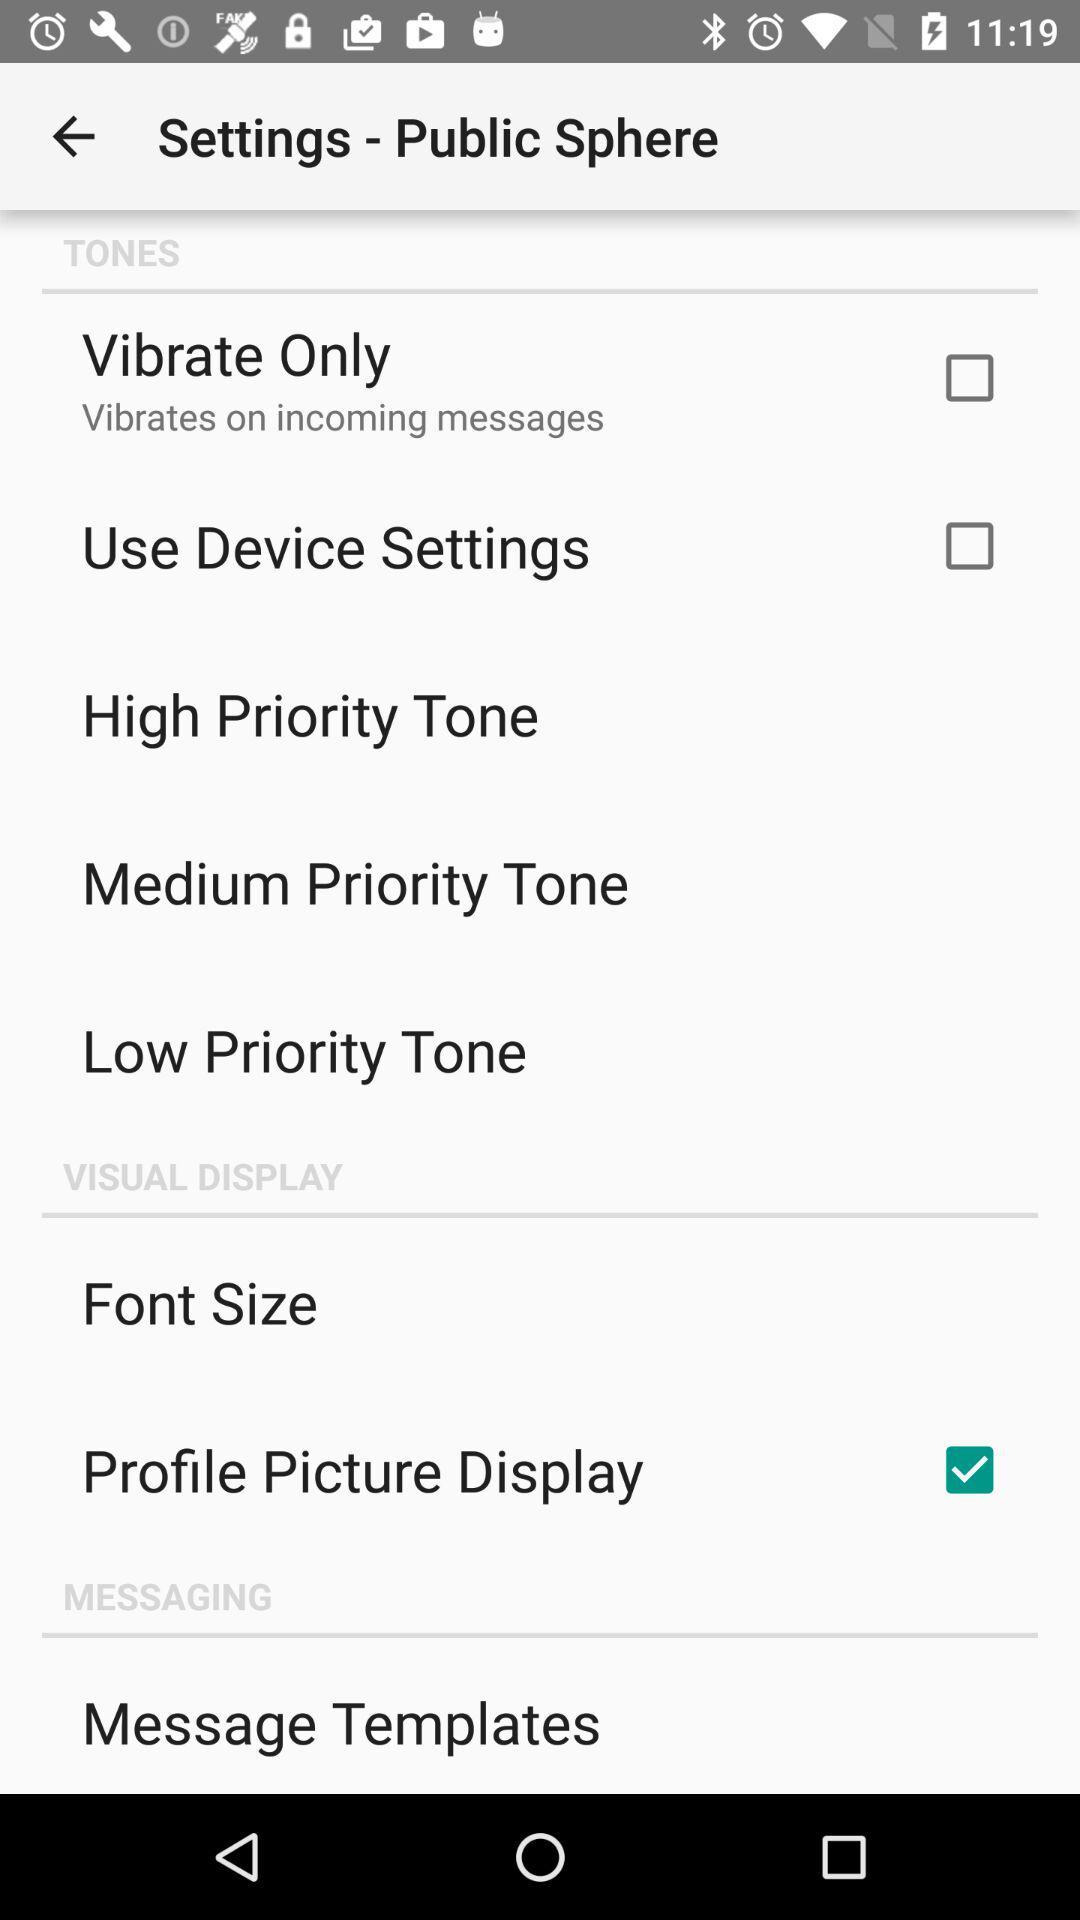 This screenshot has height=1920, width=1080. Describe the element at coordinates (540, 1594) in the screenshot. I see `the messaging` at that location.